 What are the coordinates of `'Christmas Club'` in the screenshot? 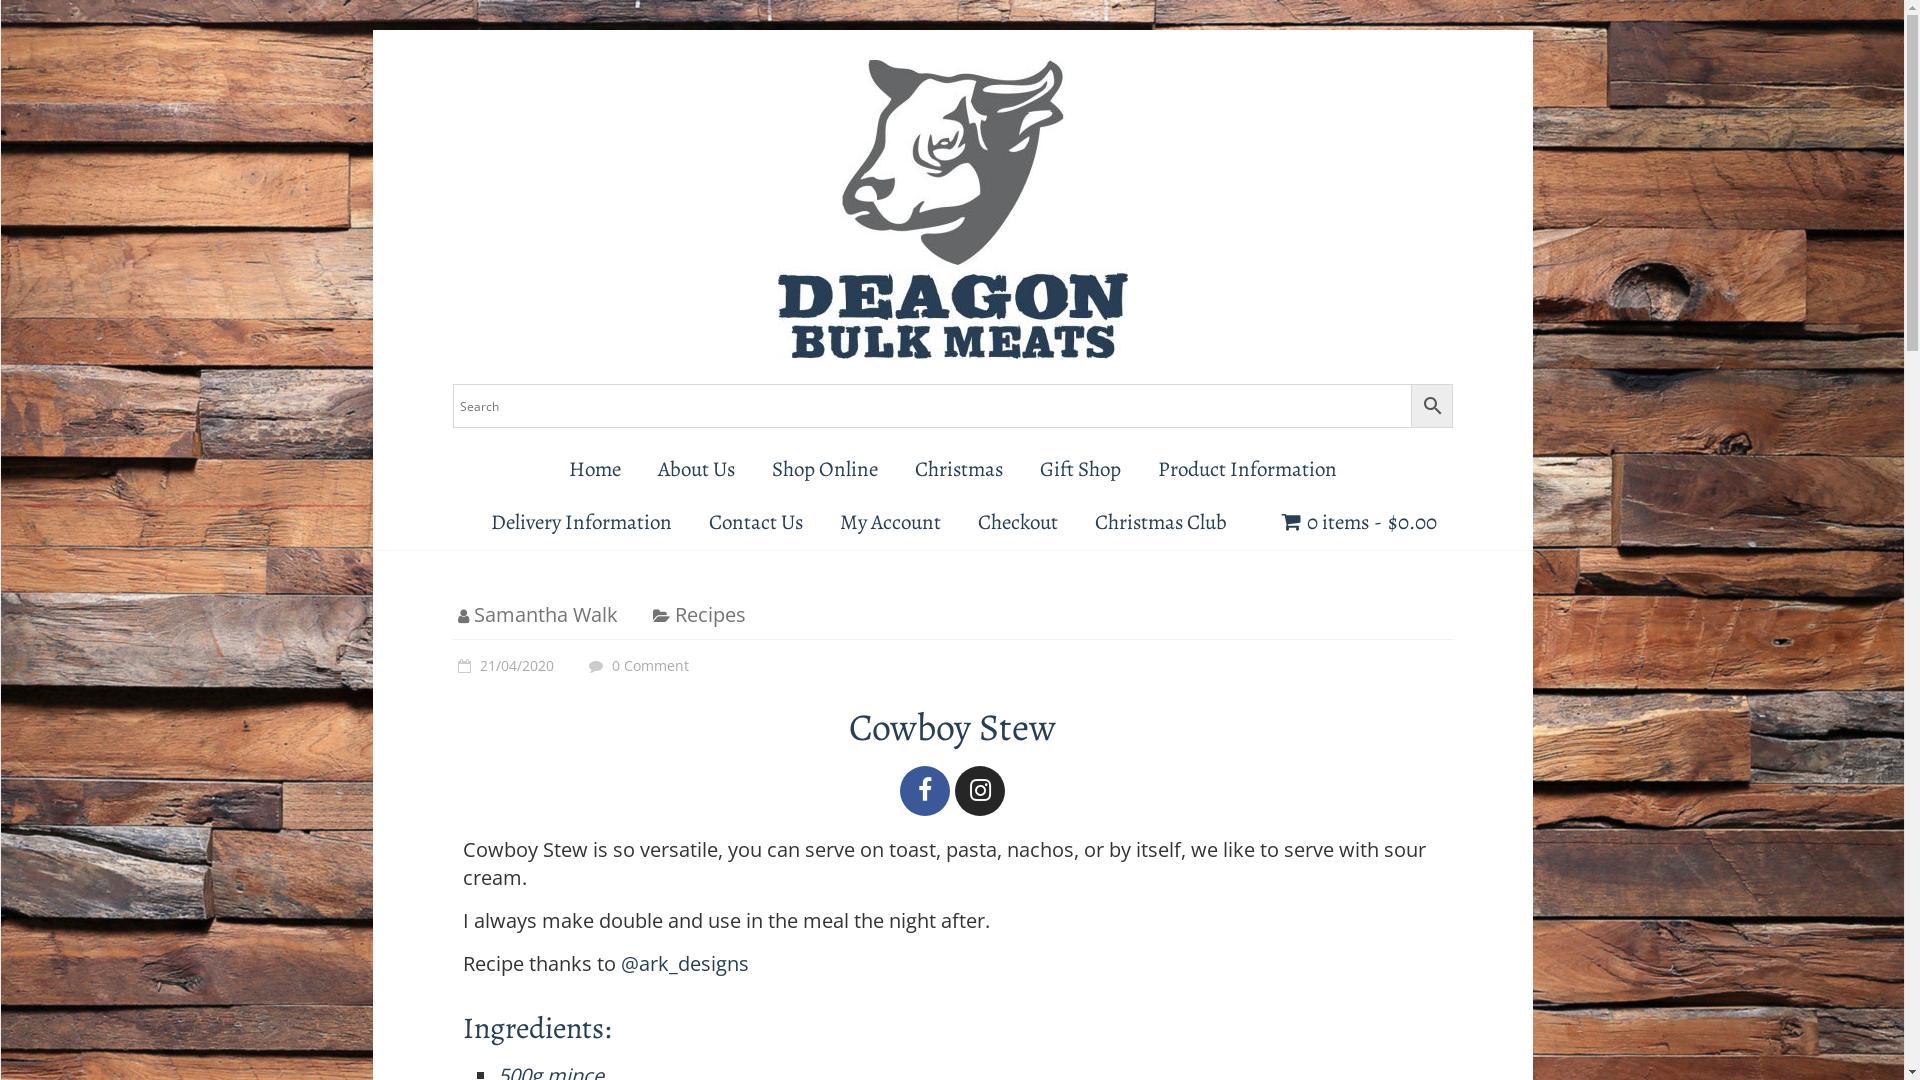 It's located at (1161, 521).